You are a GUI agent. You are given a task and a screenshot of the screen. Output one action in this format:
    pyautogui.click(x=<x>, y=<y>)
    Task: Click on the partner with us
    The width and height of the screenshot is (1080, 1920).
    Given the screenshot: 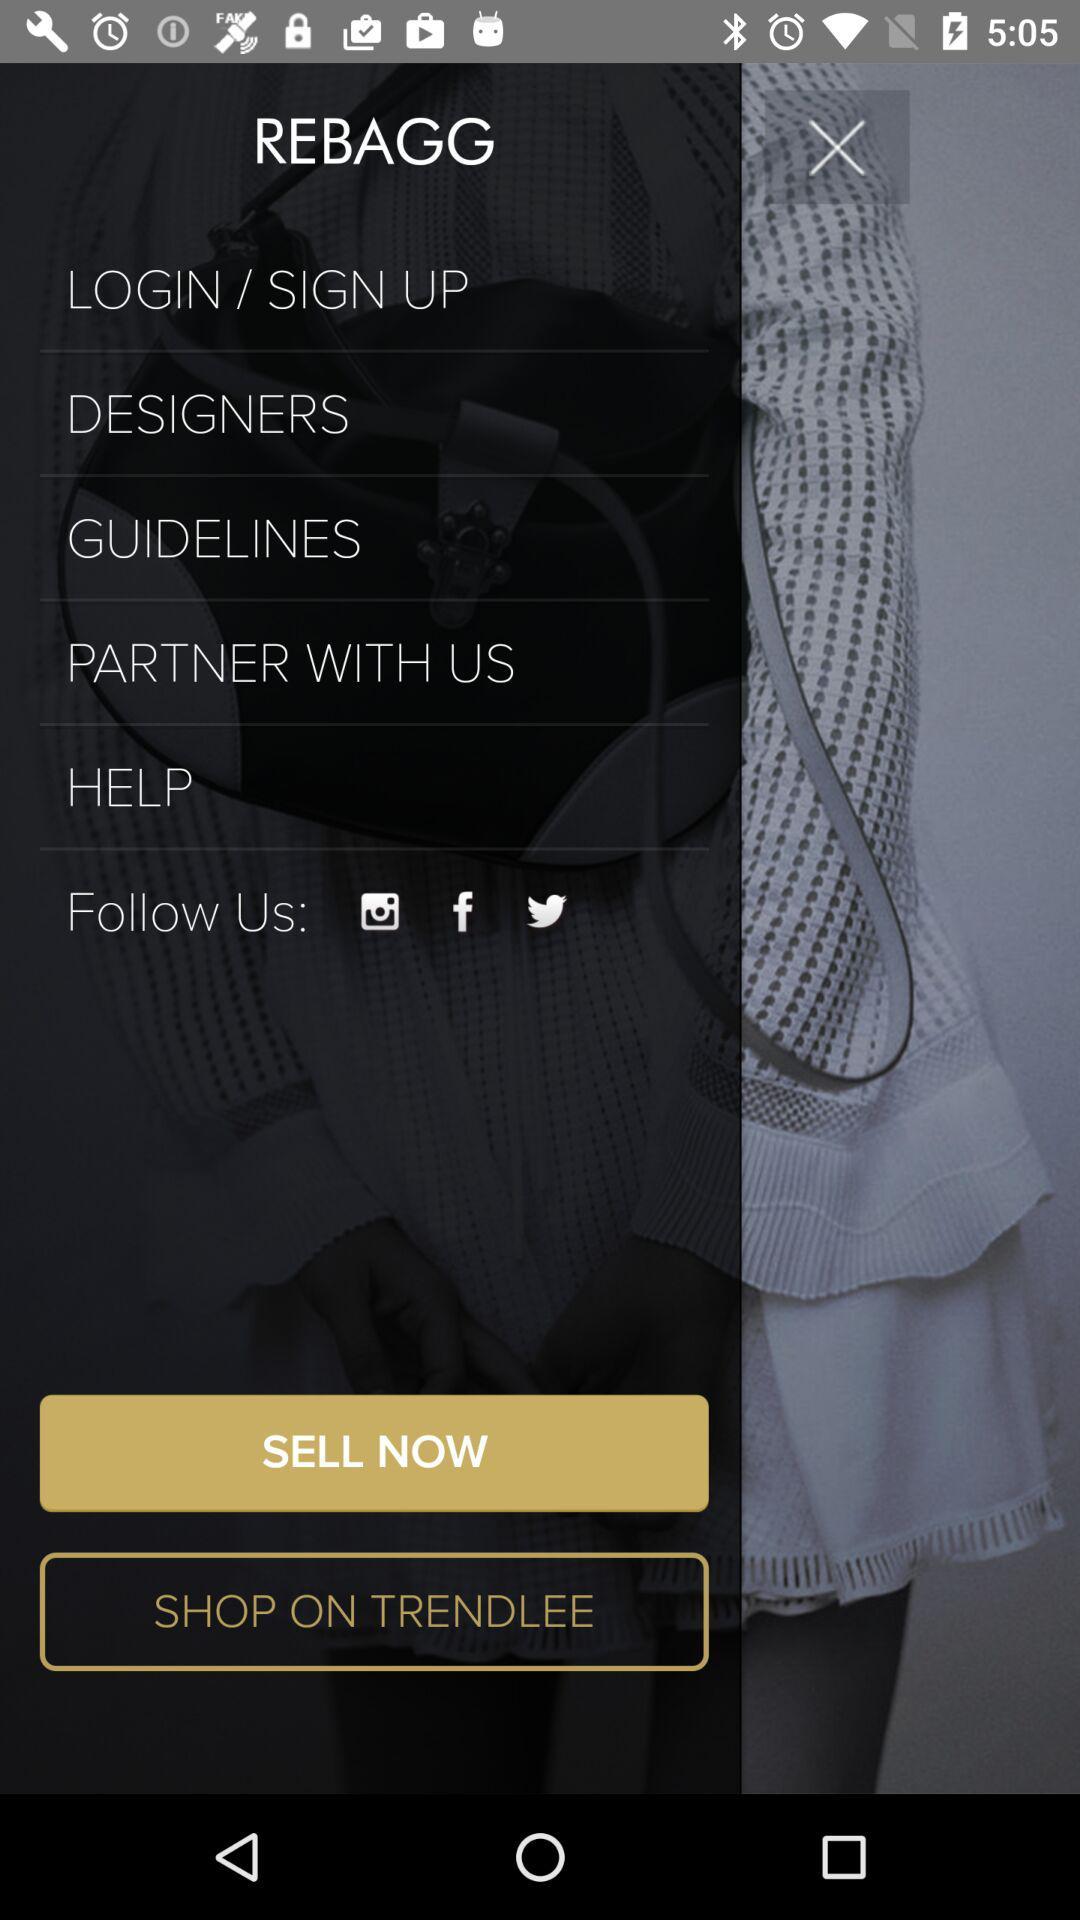 What is the action you would take?
    pyautogui.click(x=374, y=663)
    